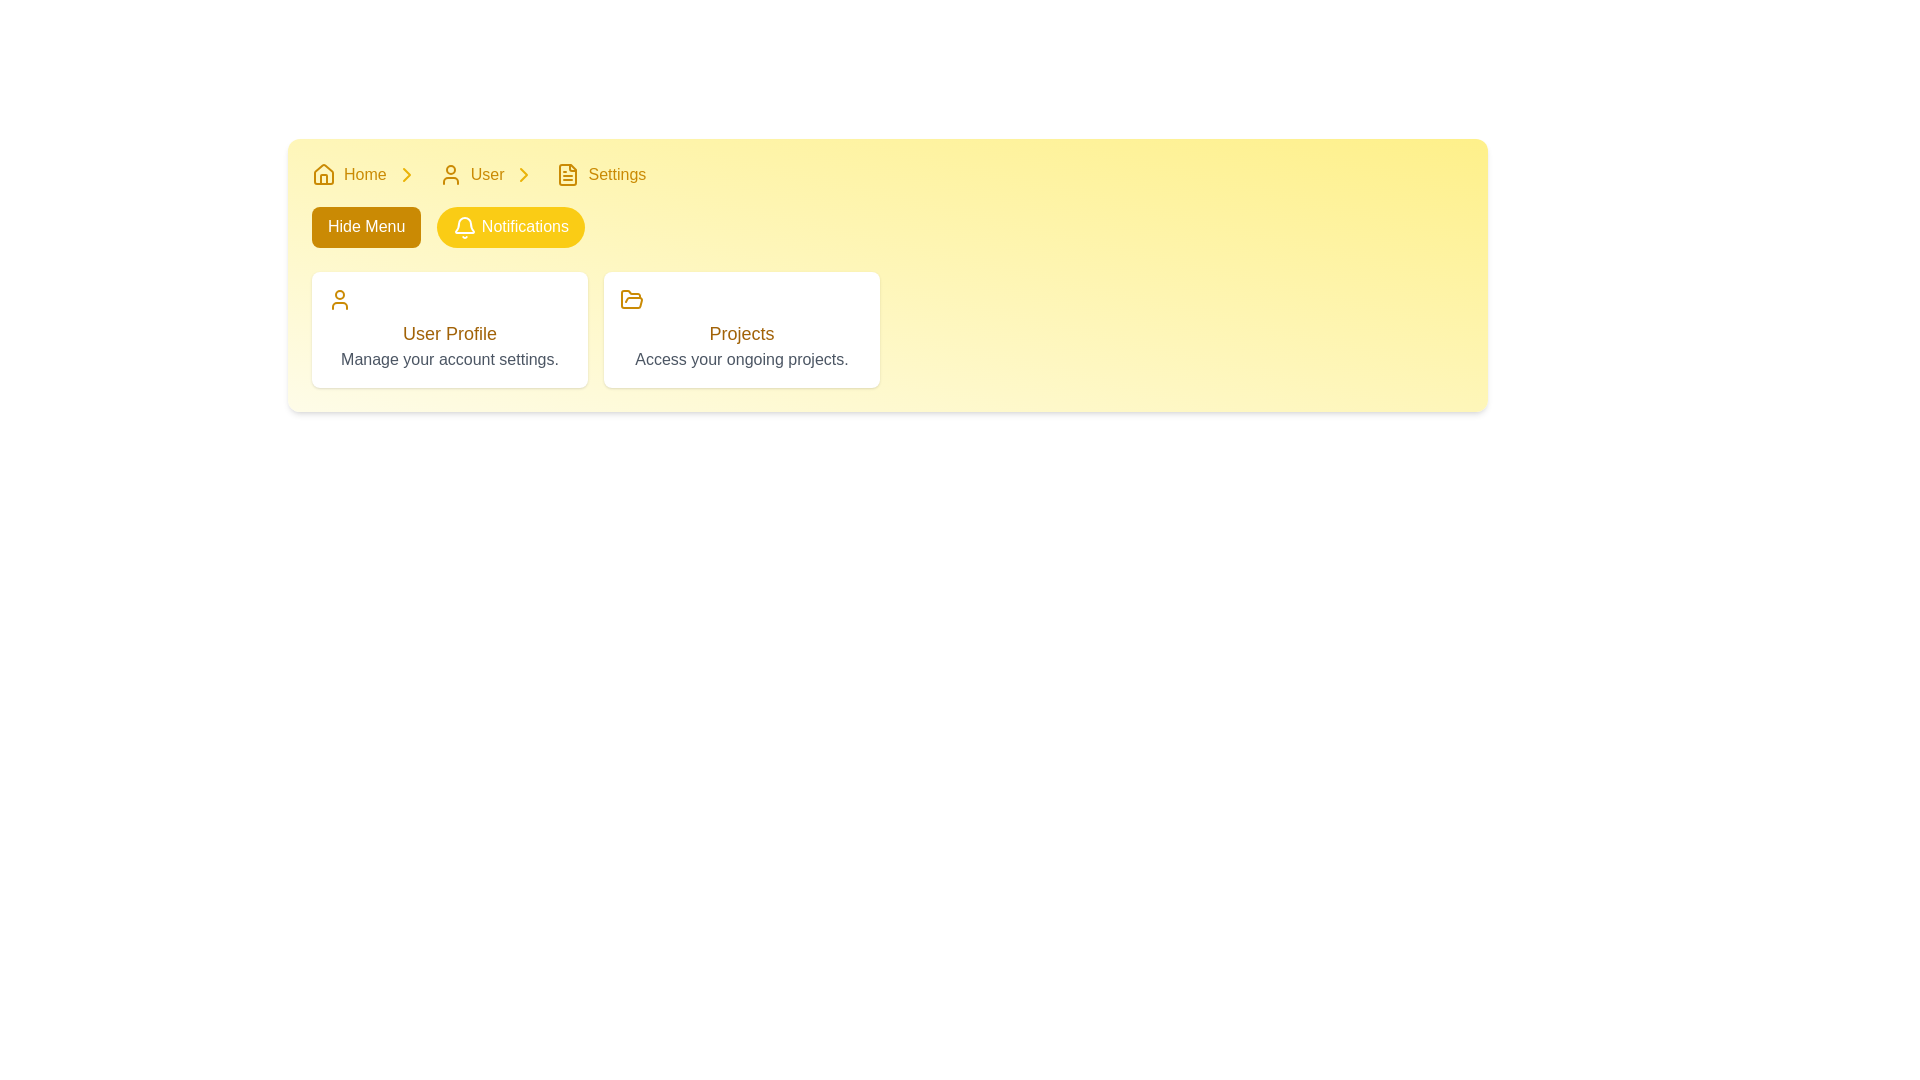  I want to click on the small yellow house icon in the navigation bar, so click(324, 172).